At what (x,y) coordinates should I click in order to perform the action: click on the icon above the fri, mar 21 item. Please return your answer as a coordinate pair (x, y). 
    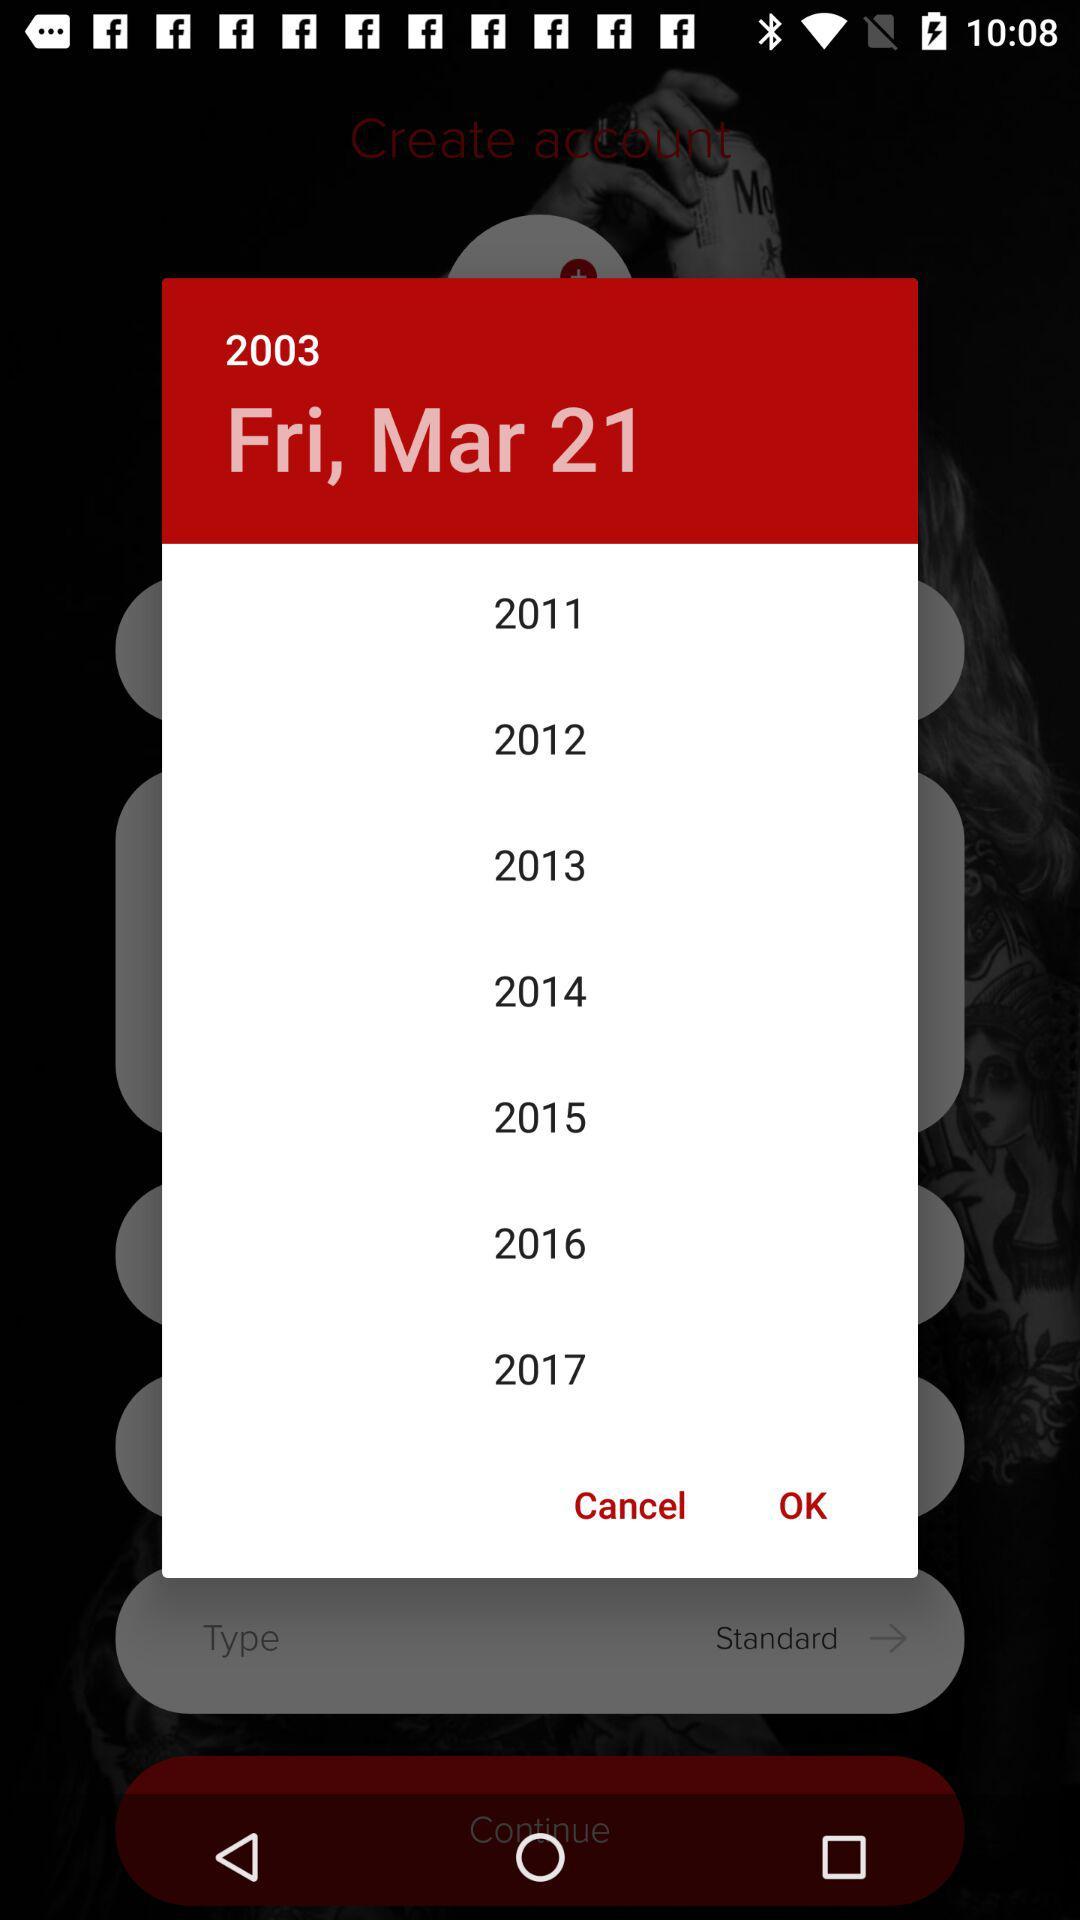
    Looking at the image, I should click on (540, 327).